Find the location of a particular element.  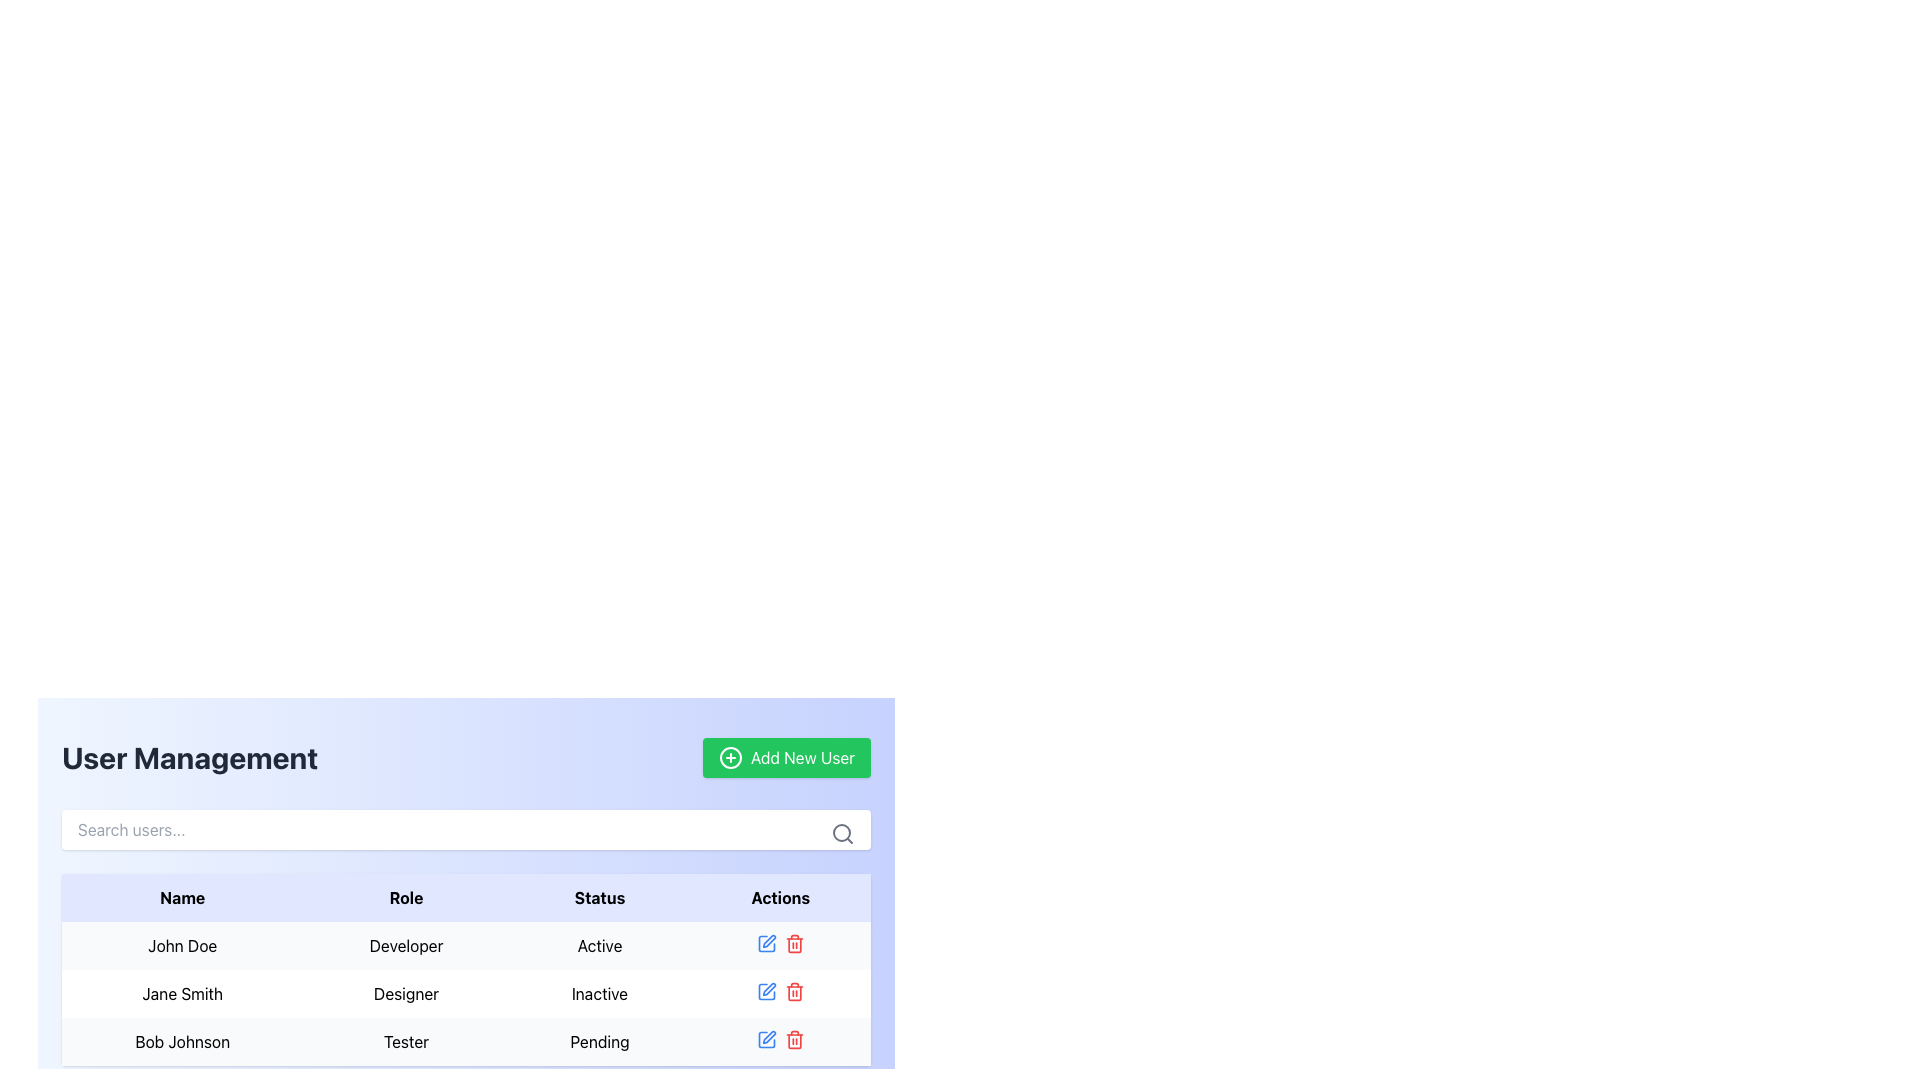

the static text label displaying 'Pending' status for user 'Bob Johnson' located in the third row of the 'Status' column is located at coordinates (599, 1040).